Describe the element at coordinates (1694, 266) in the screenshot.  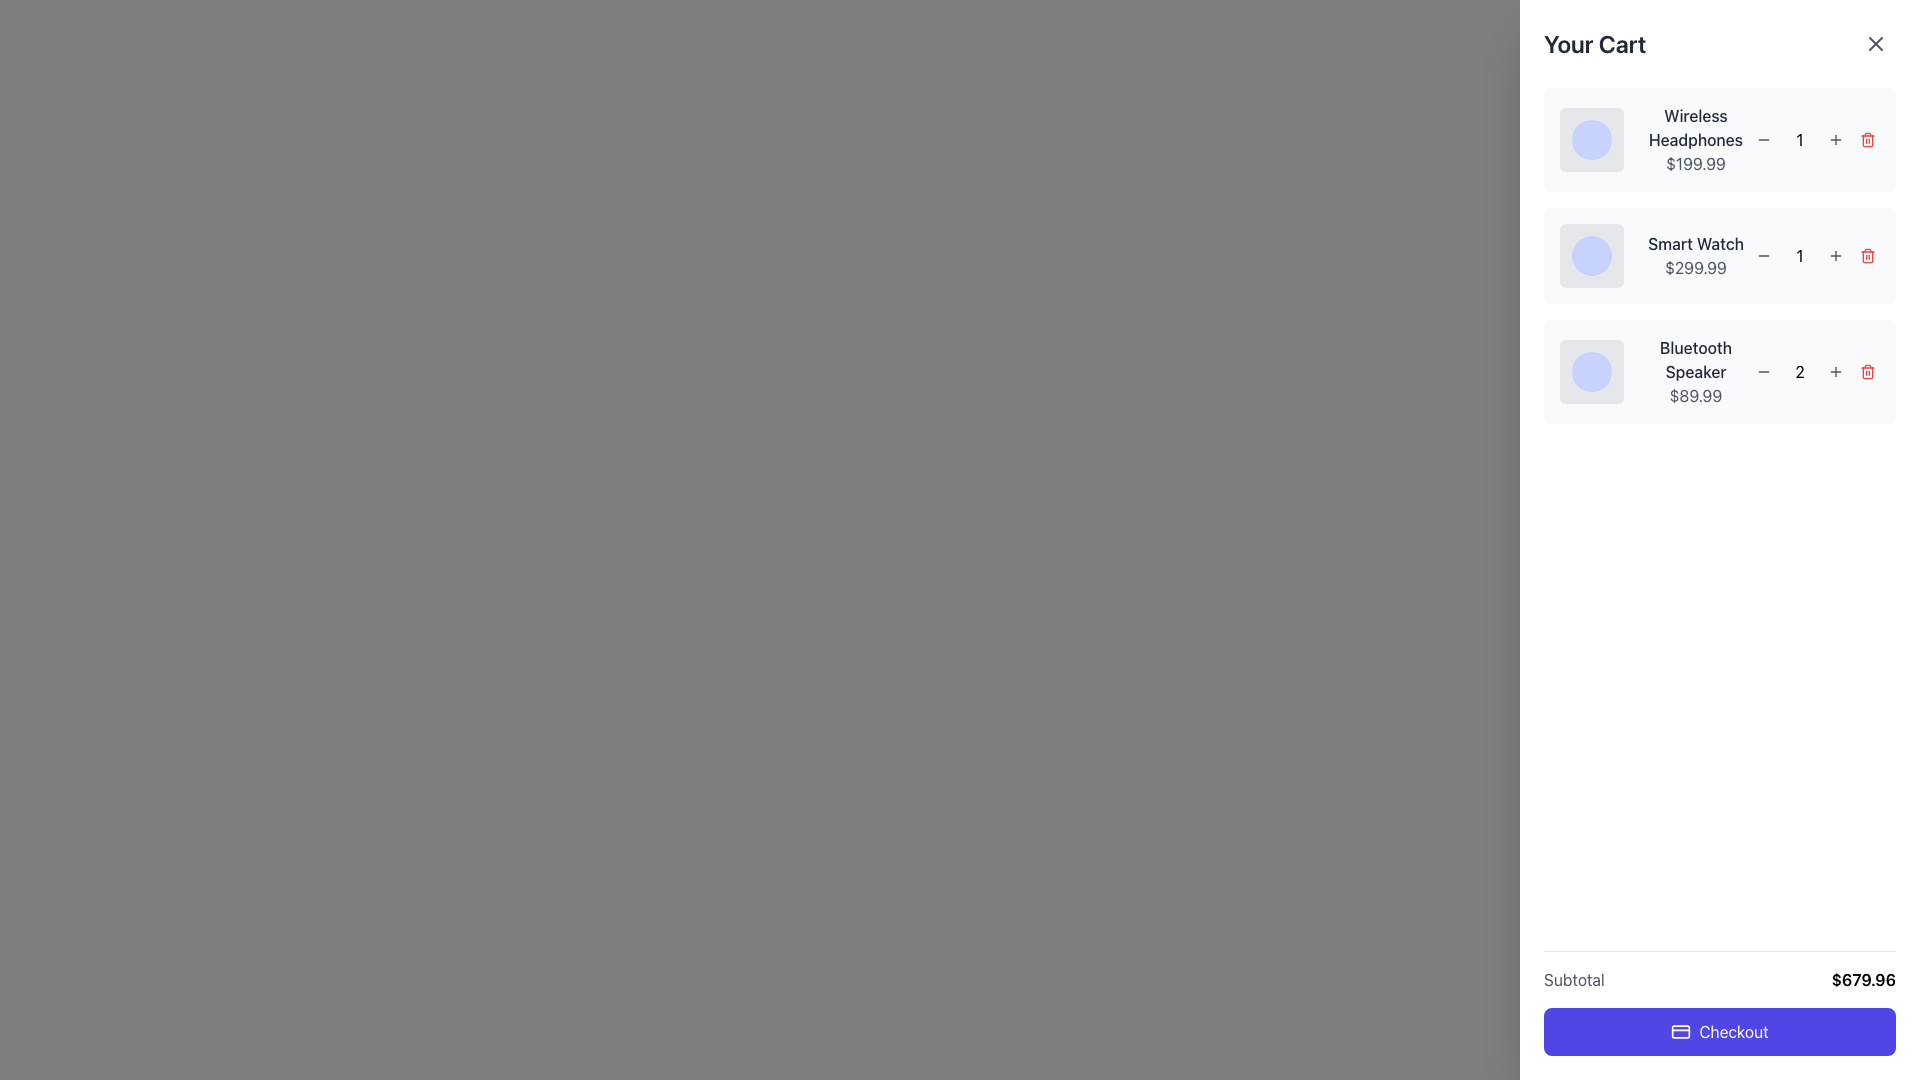
I see `the price label for 'Smart Watch' in the shopping cart, which is located under the 'Your Cart' section, positioned to the right of the interface` at that location.